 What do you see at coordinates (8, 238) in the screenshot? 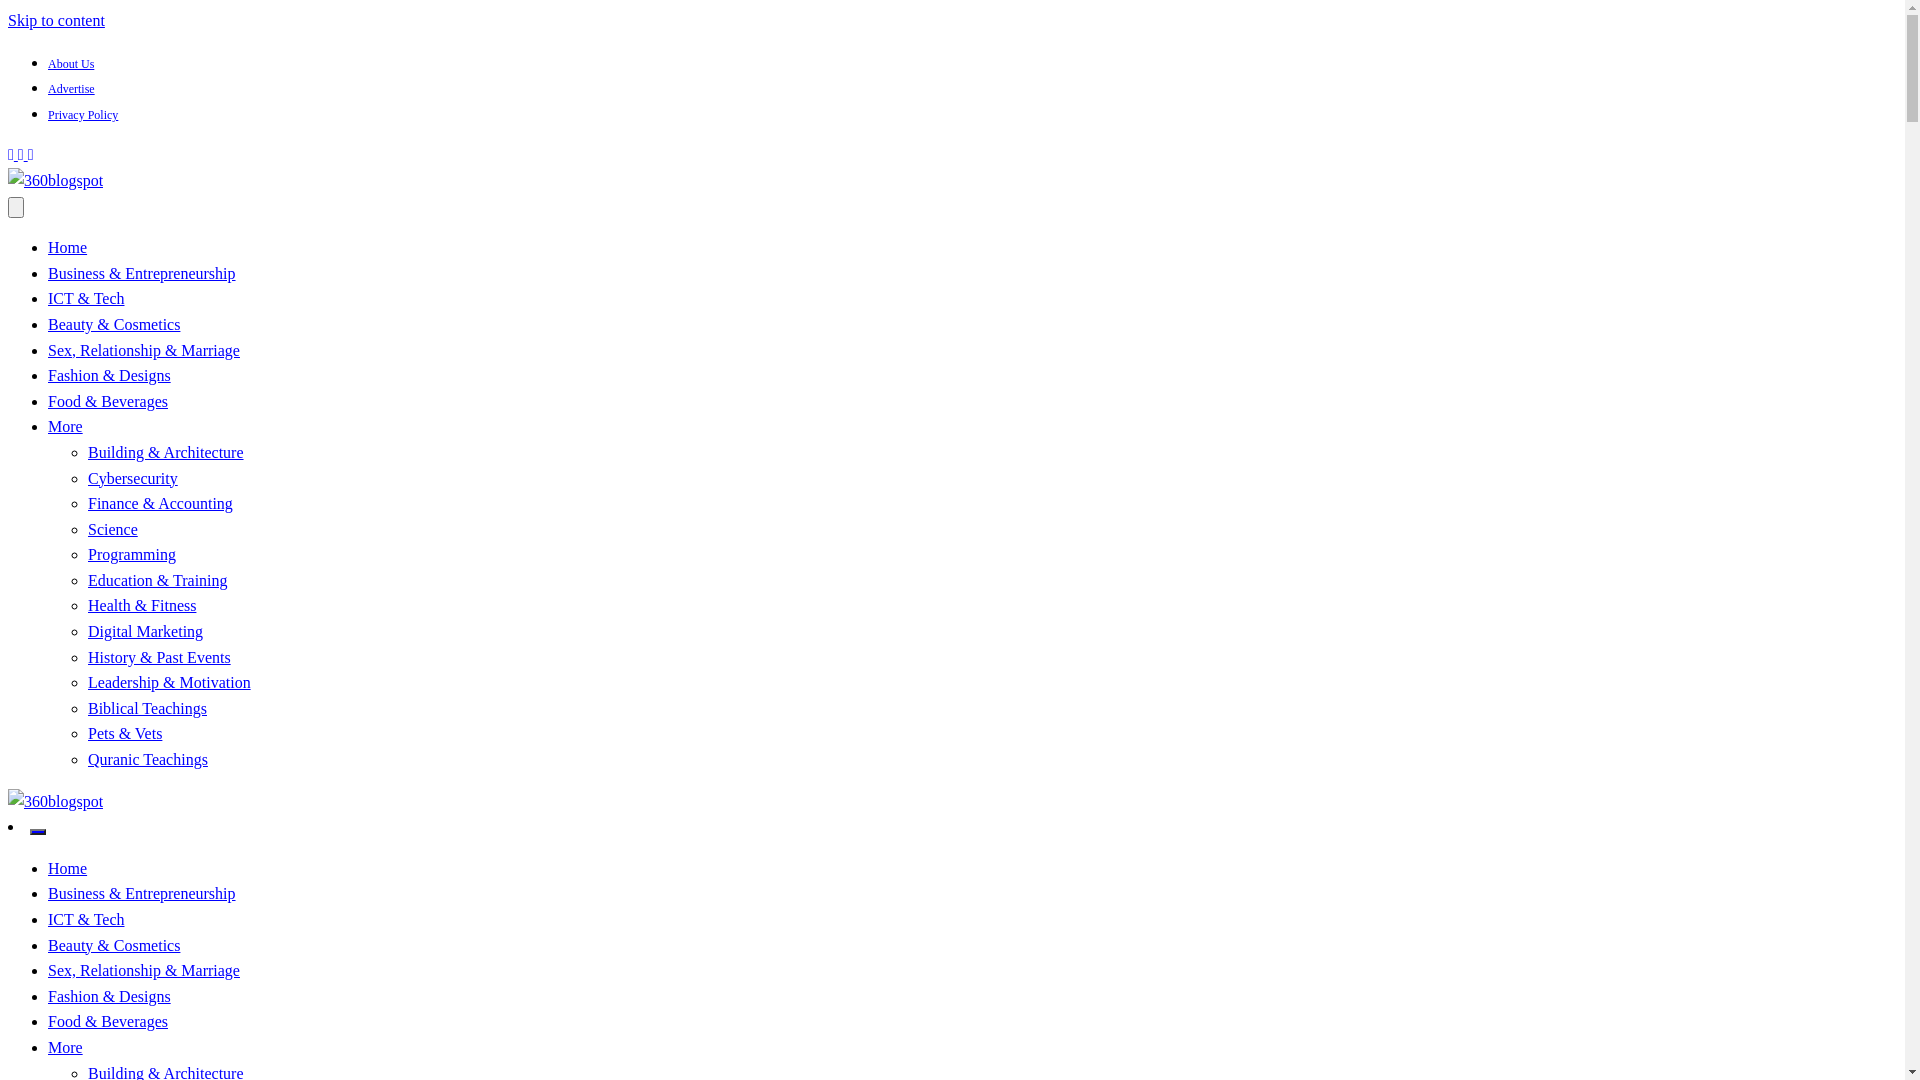
I see `'360blogspot'` at bounding box center [8, 238].